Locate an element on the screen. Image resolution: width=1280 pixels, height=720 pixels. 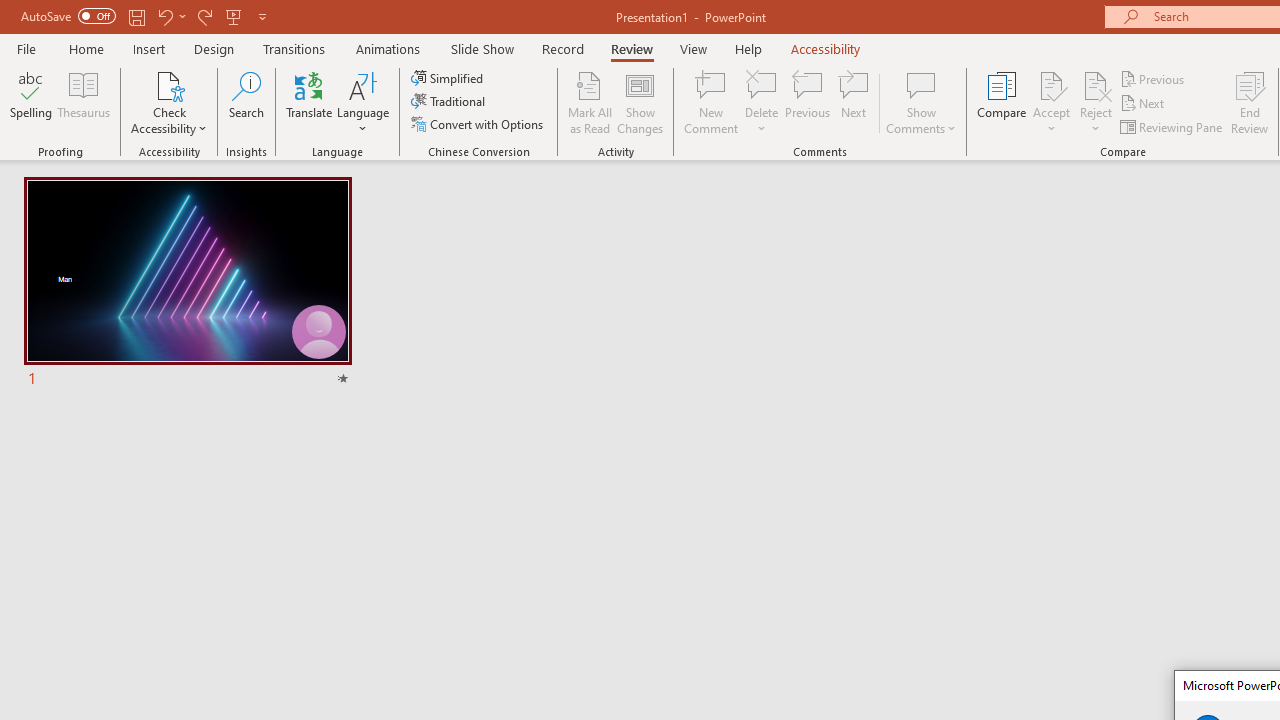
'Next' is located at coordinates (1144, 103).